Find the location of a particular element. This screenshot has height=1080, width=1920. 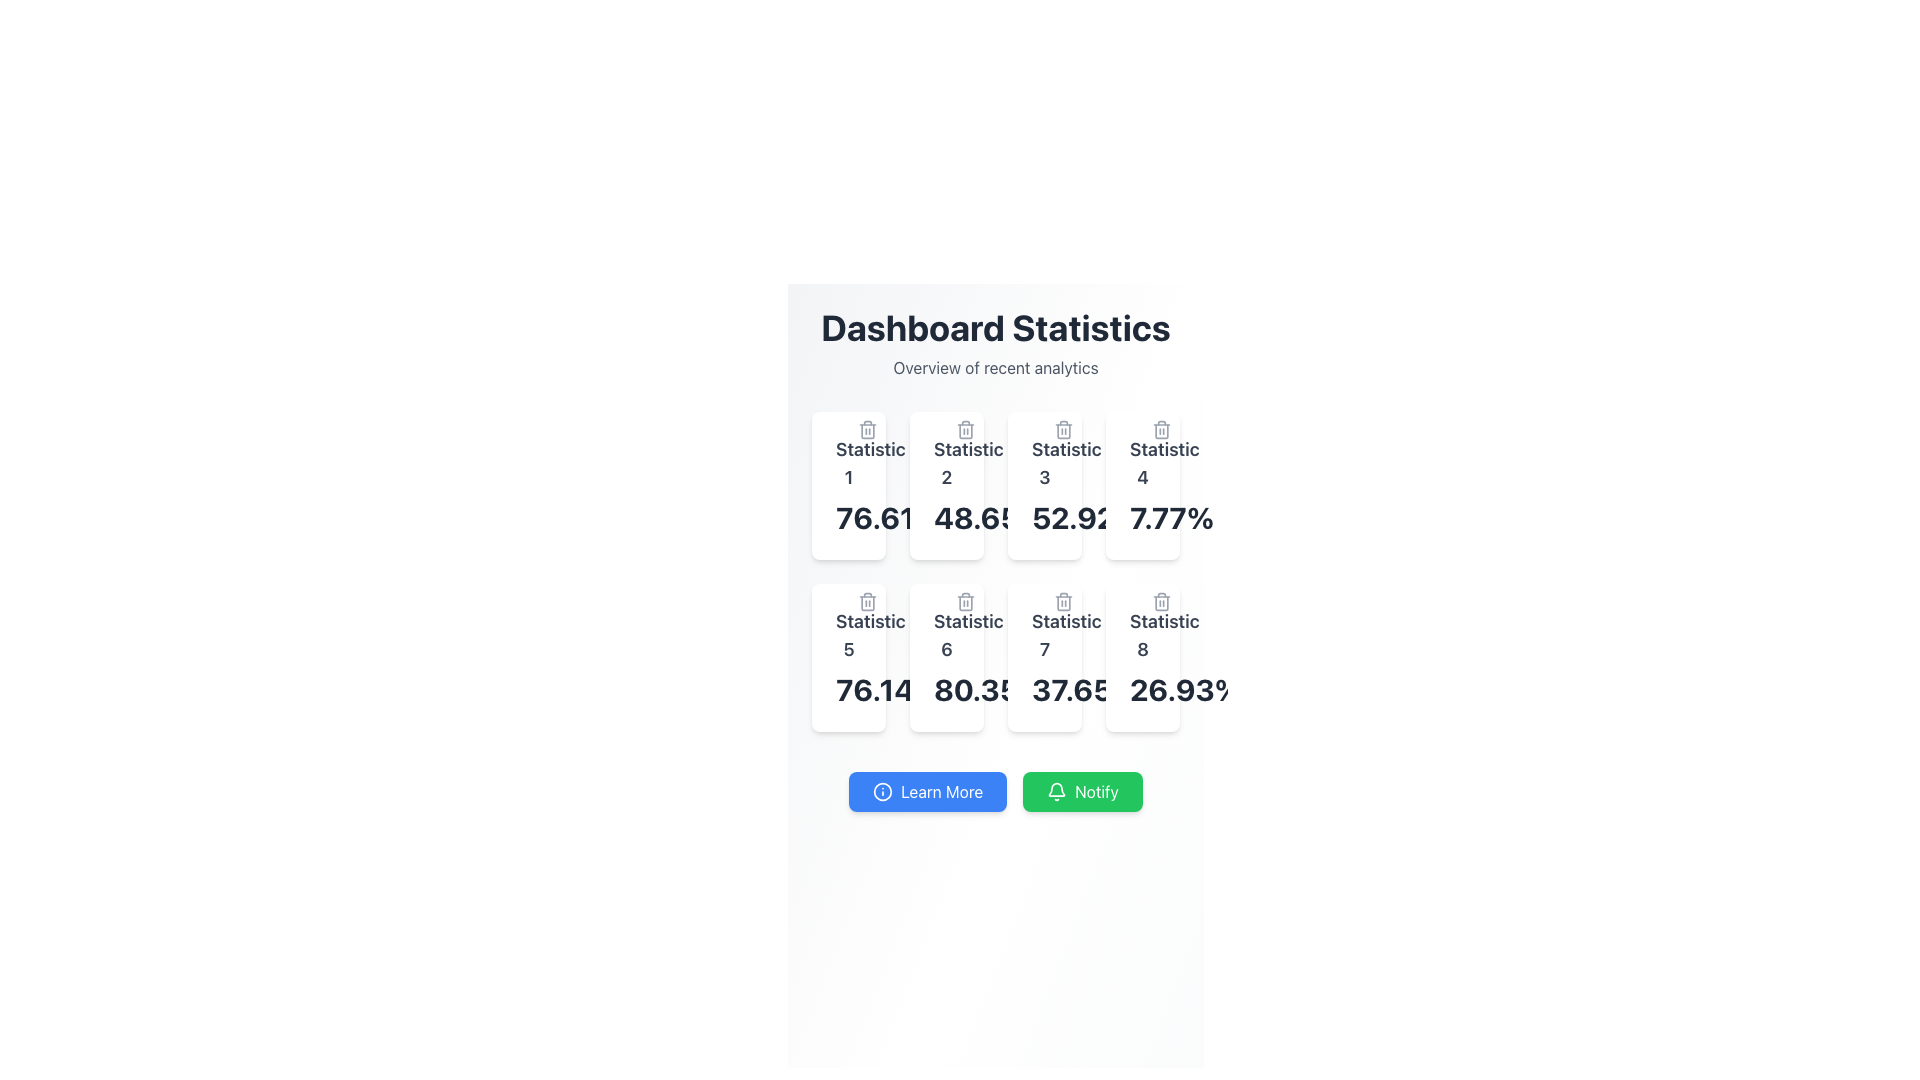

the trash icon located in the upper right corner of the 'Statistic 2' card is located at coordinates (965, 428).